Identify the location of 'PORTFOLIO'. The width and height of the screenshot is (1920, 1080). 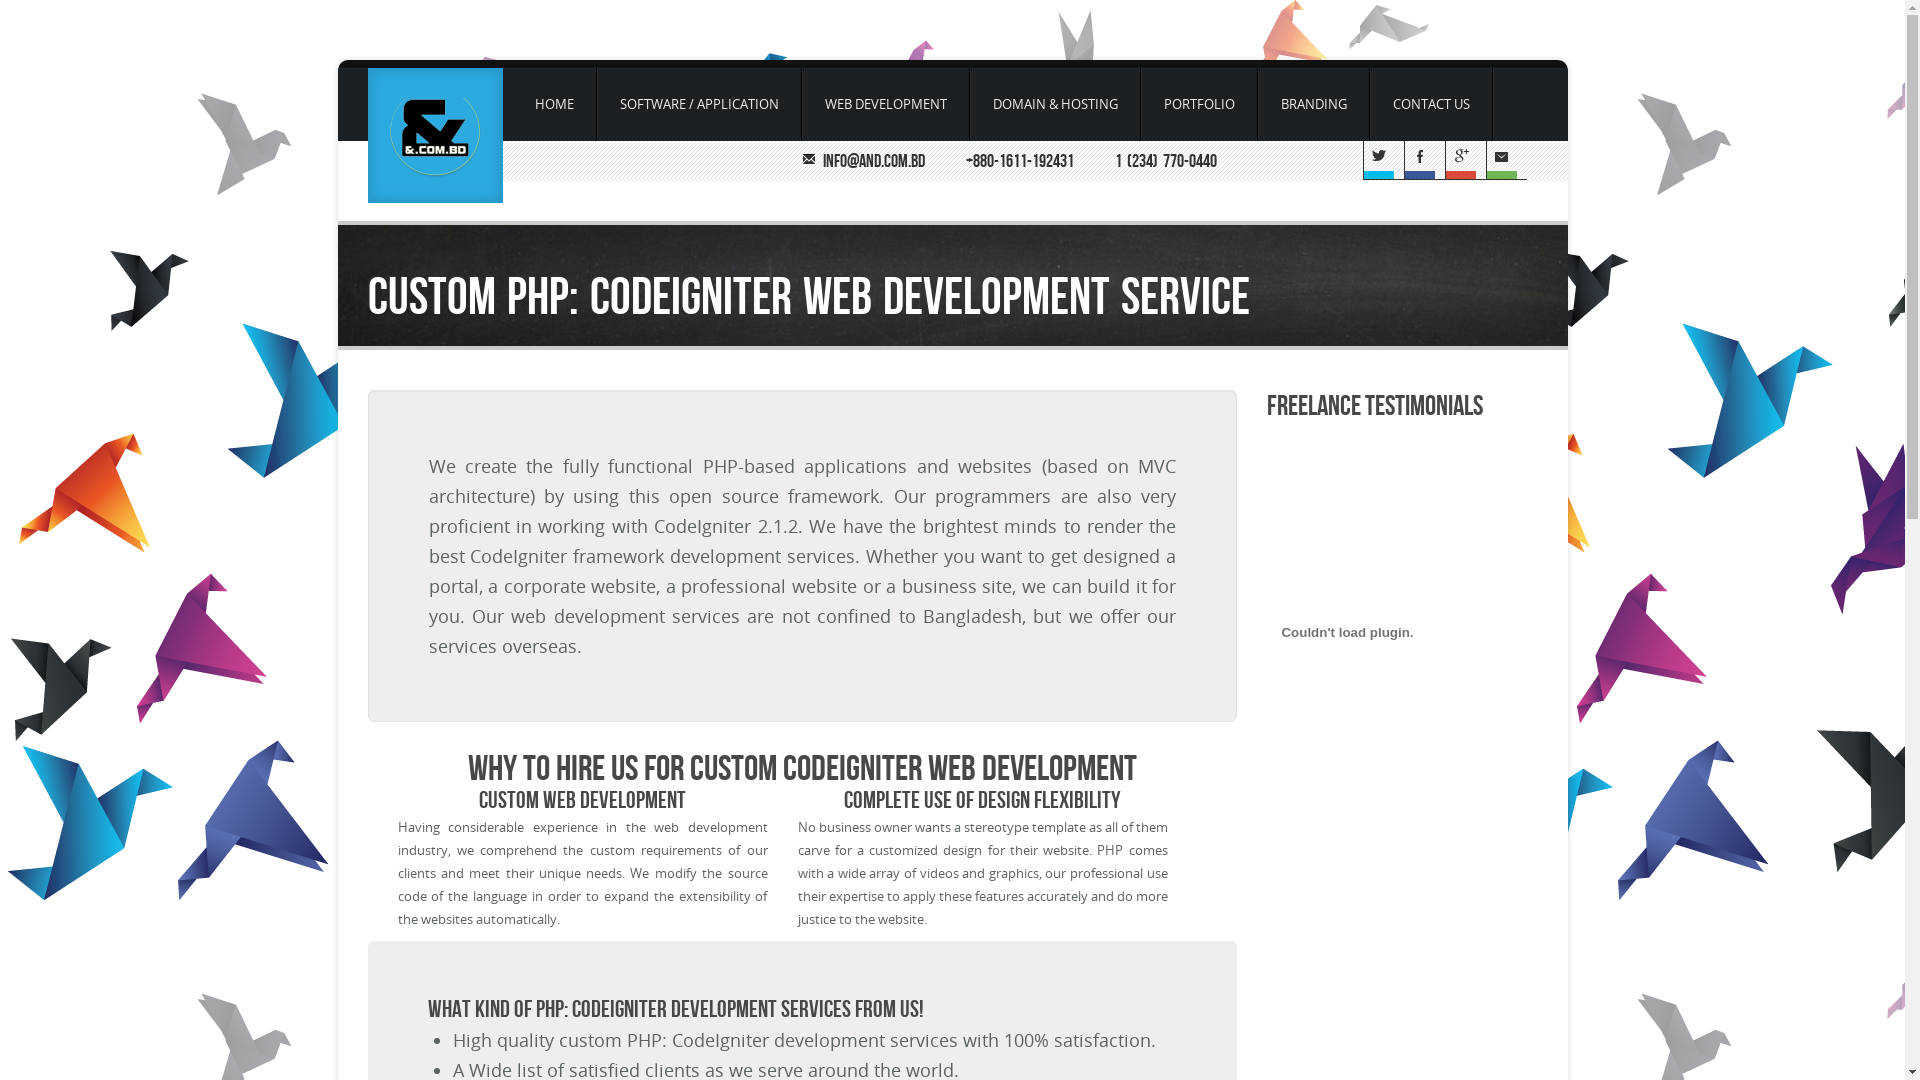
(1200, 104).